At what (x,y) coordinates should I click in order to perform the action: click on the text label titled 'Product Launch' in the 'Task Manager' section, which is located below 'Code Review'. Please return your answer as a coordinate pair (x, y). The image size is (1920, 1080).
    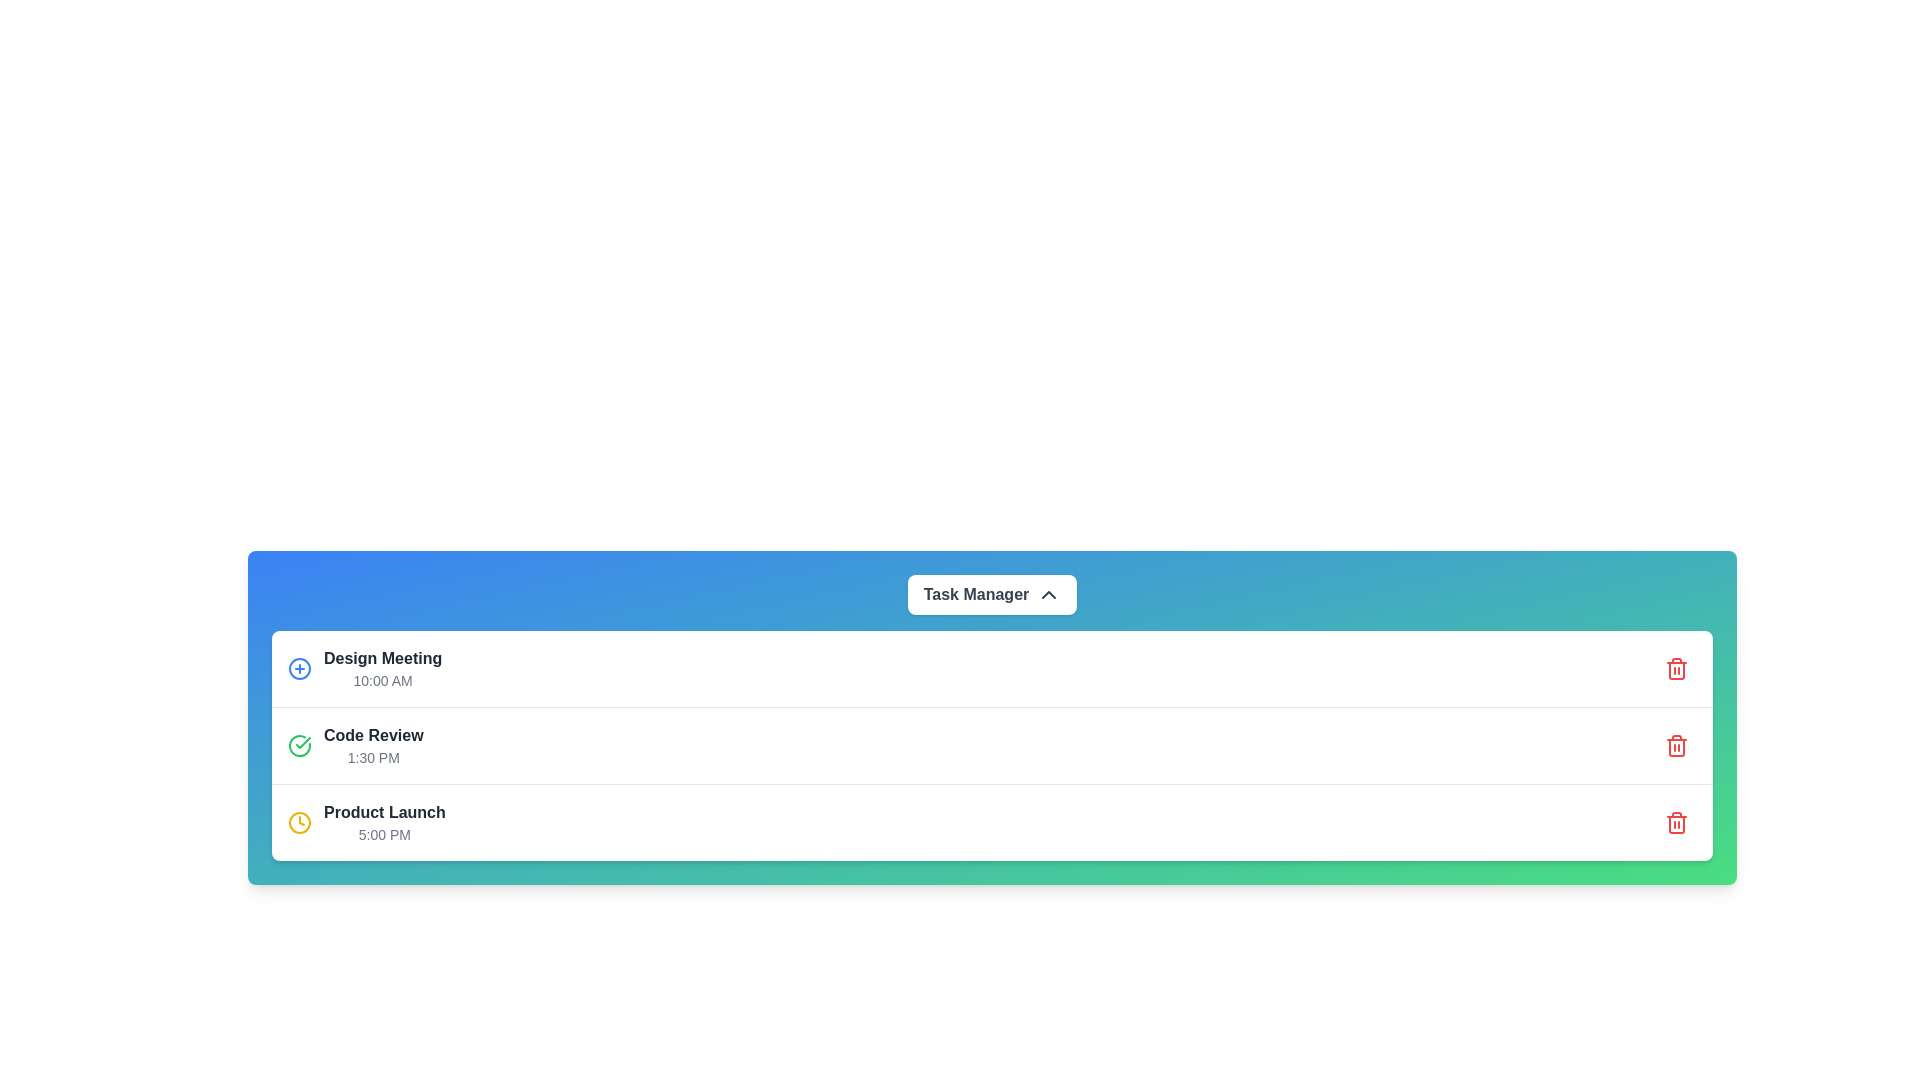
    Looking at the image, I should click on (384, 813).